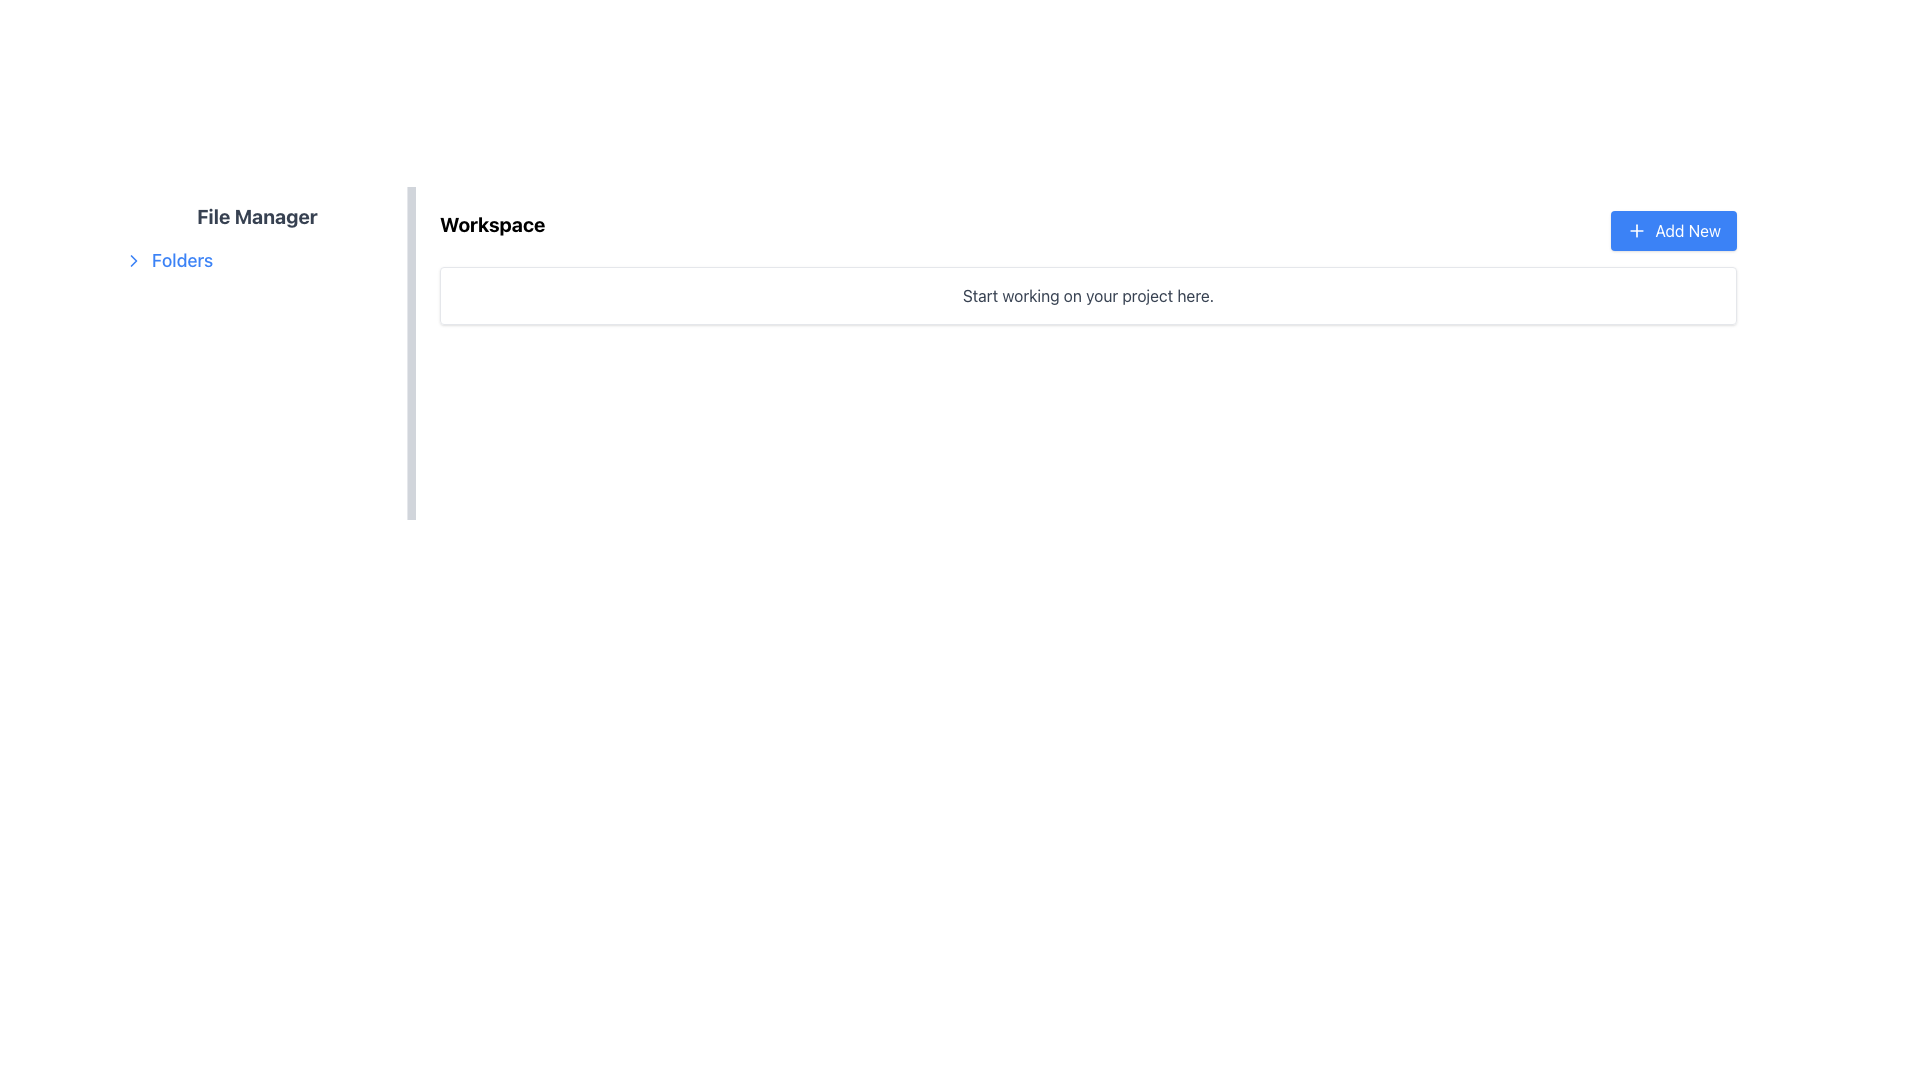 This screenshot has height=1080, width=1920. What do you see at coordinates (1637, 230) in the screenshot?
I see `the decorative icon located at the center-left region of the 'Add New' button, which indicates an action to add or create` at bounding box center [1637, 230].